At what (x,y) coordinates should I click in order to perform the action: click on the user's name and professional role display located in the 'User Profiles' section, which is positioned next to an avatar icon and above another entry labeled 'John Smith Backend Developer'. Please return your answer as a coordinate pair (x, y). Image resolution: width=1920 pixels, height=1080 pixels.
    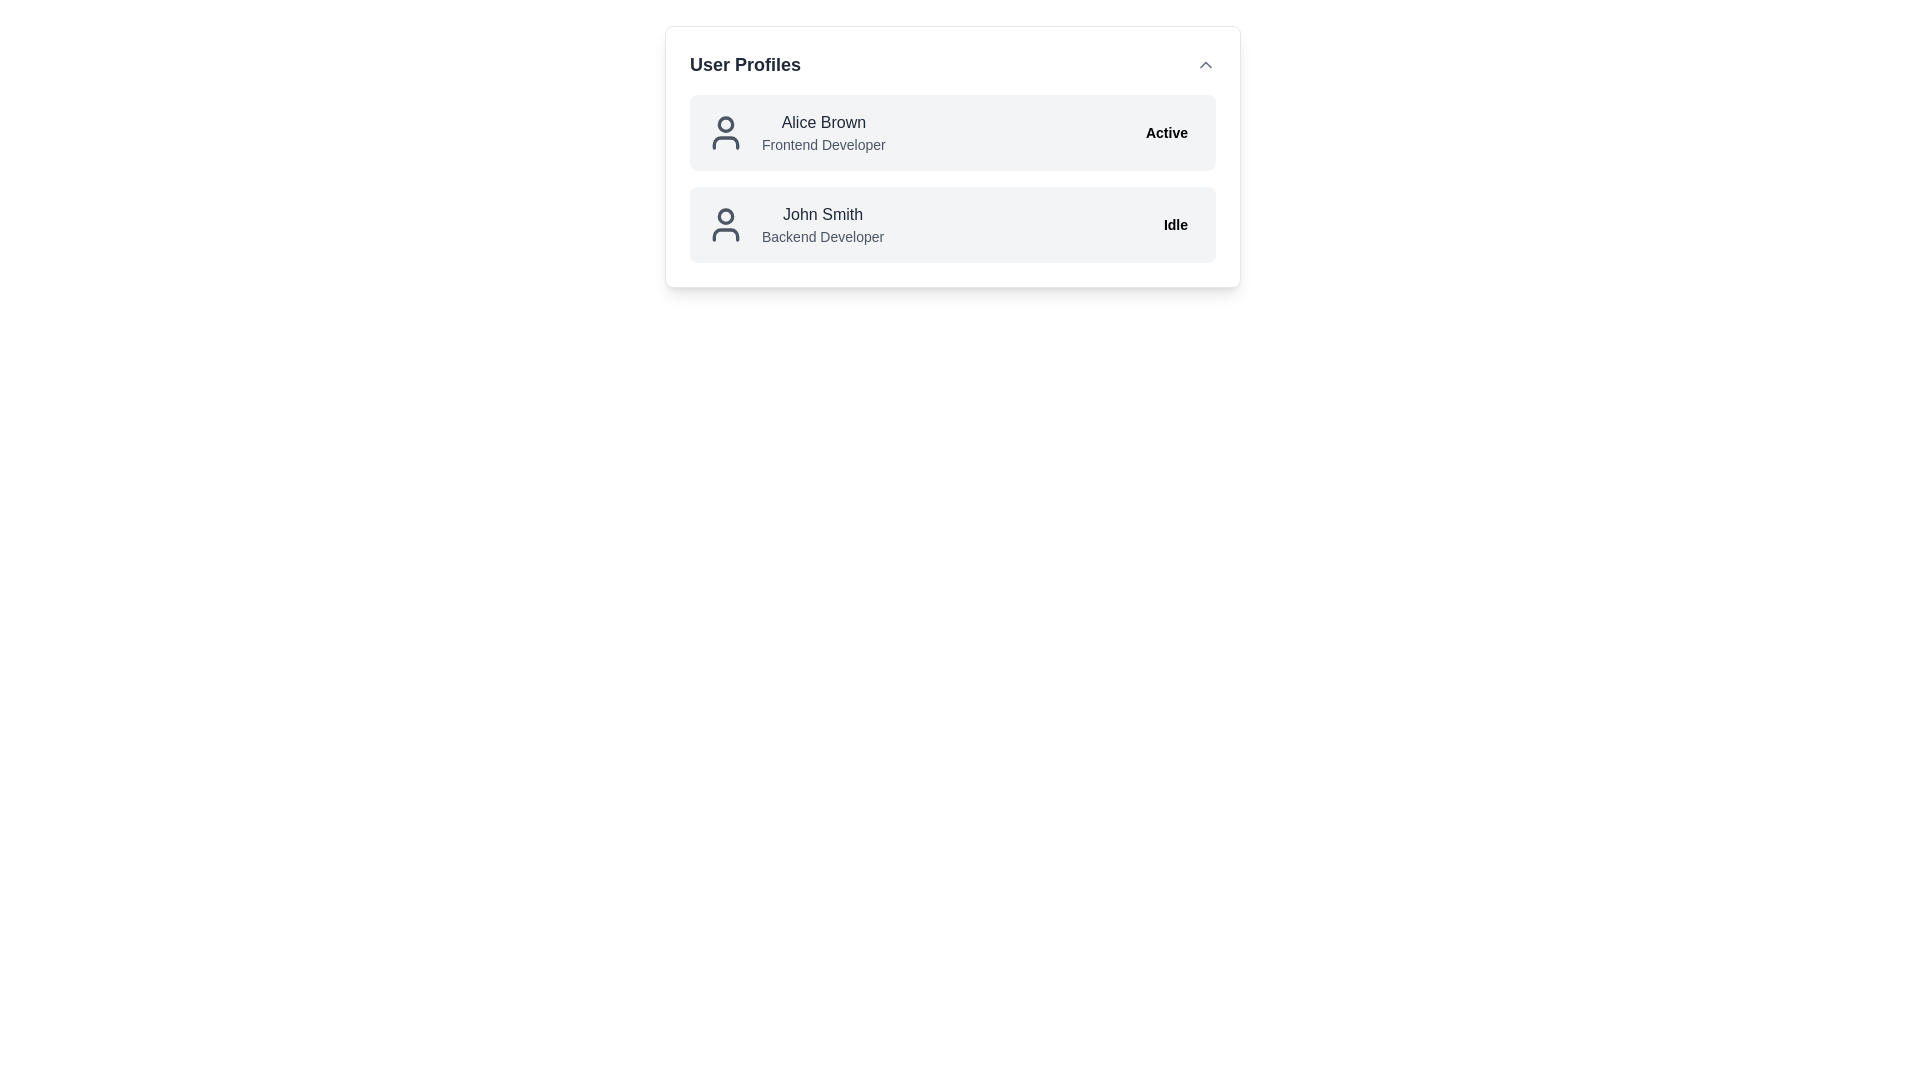
    Looking at the image, I should click on (823, 132).